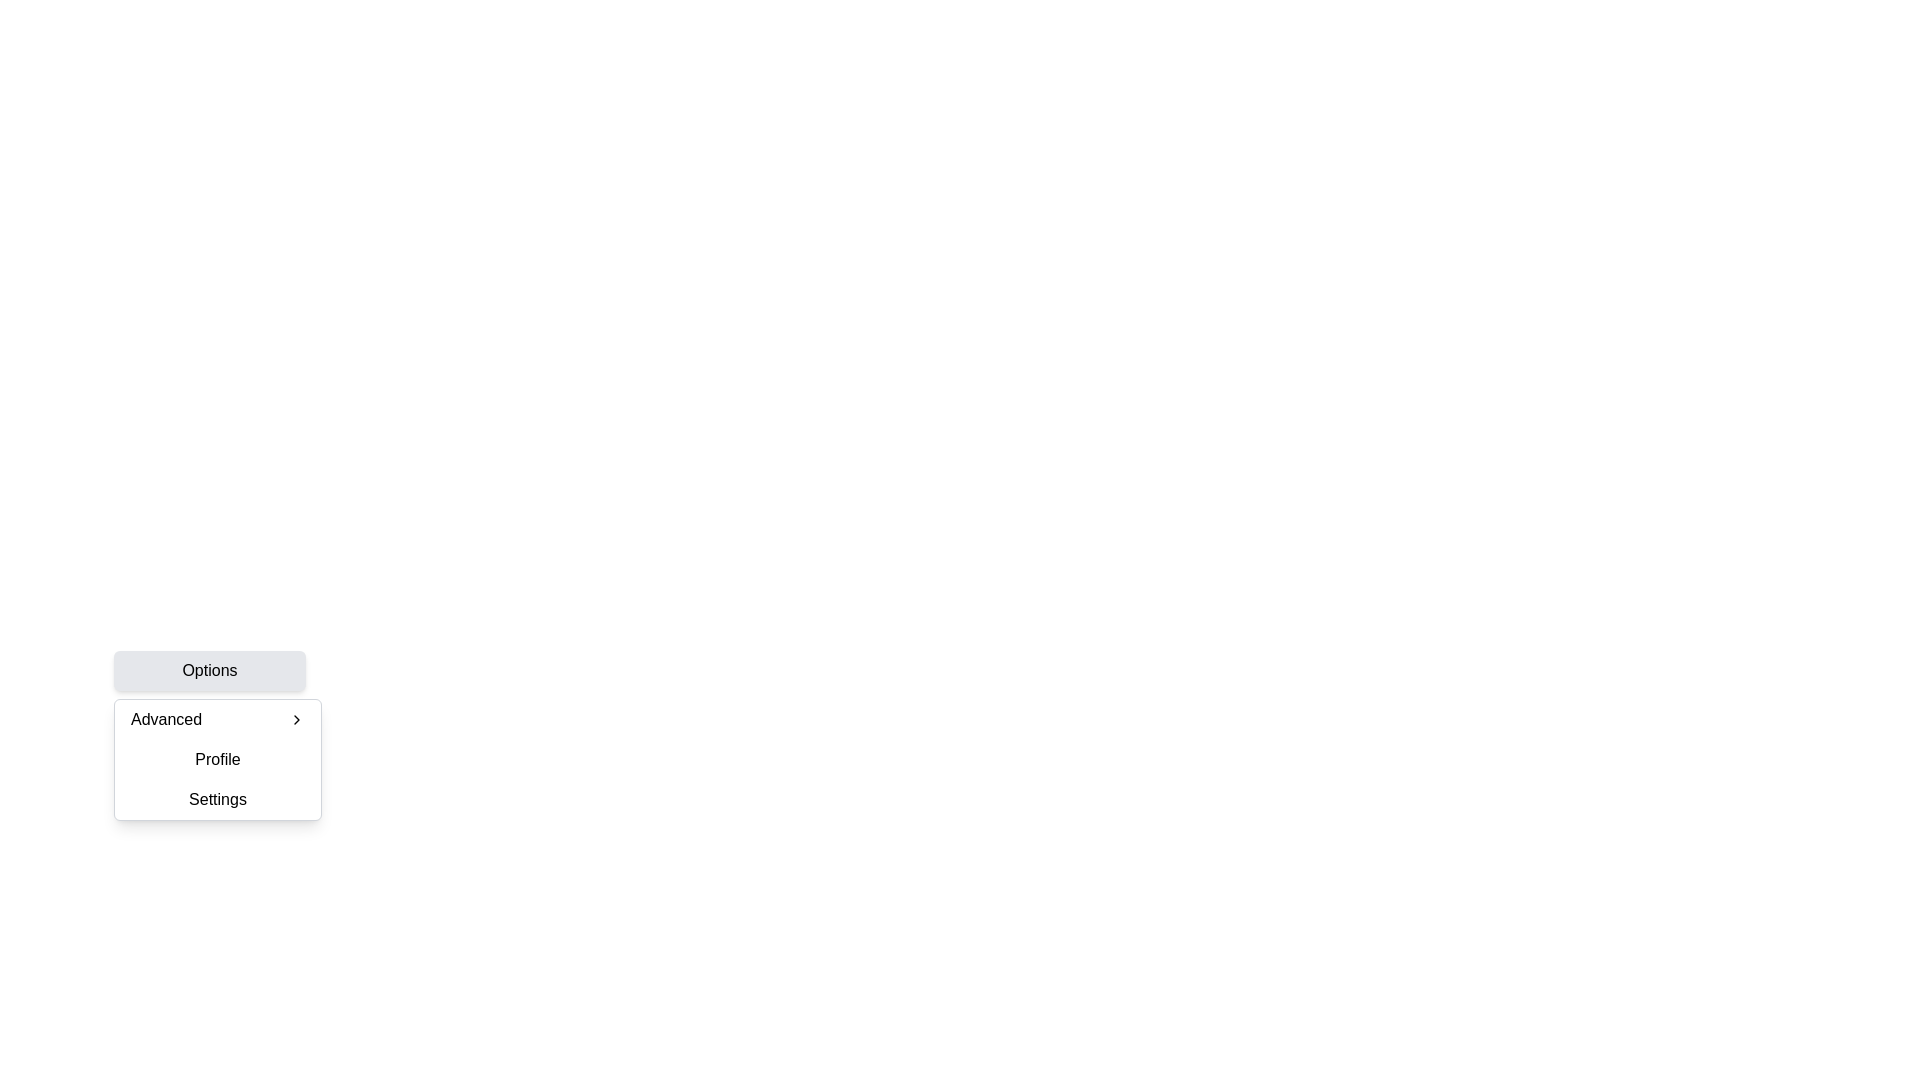 The width and height of the screenshot is (1920, 1080). Describe the element at coordinates (296, 720) in the screenshot. I see `the submenu indicator icon located at the far right of the 'Advanced' row in the dropdown menu` at that location.